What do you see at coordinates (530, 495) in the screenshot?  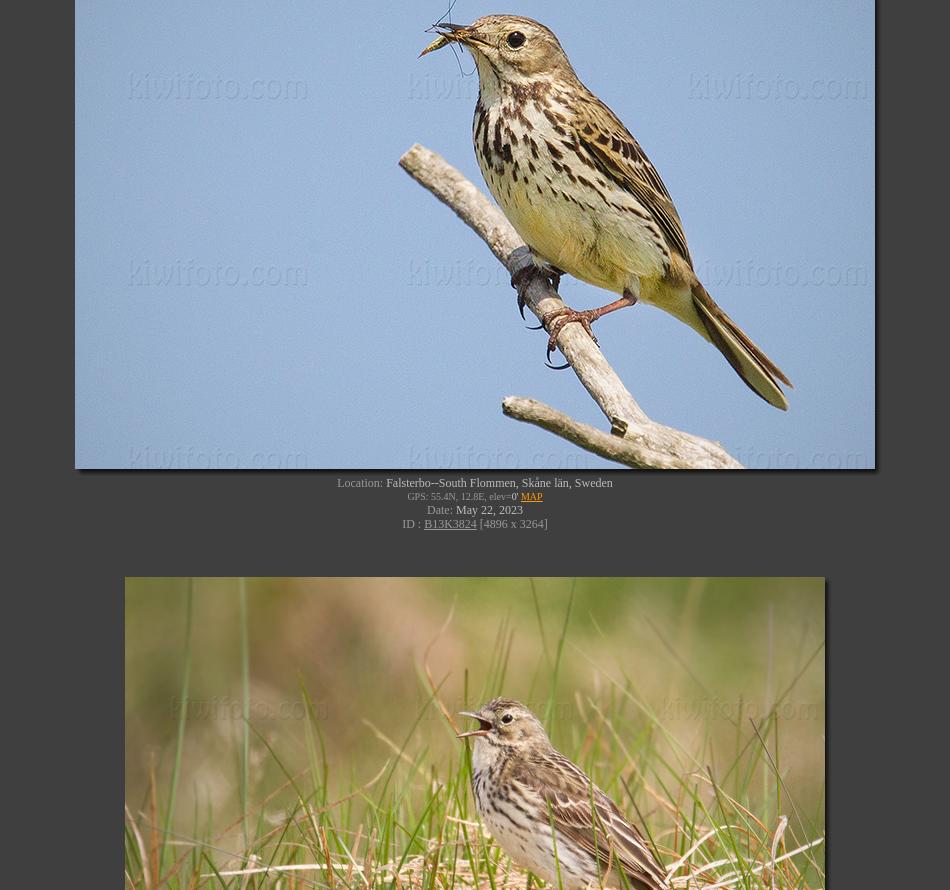 I see `'MAP'` at bounding box center [530, 495].